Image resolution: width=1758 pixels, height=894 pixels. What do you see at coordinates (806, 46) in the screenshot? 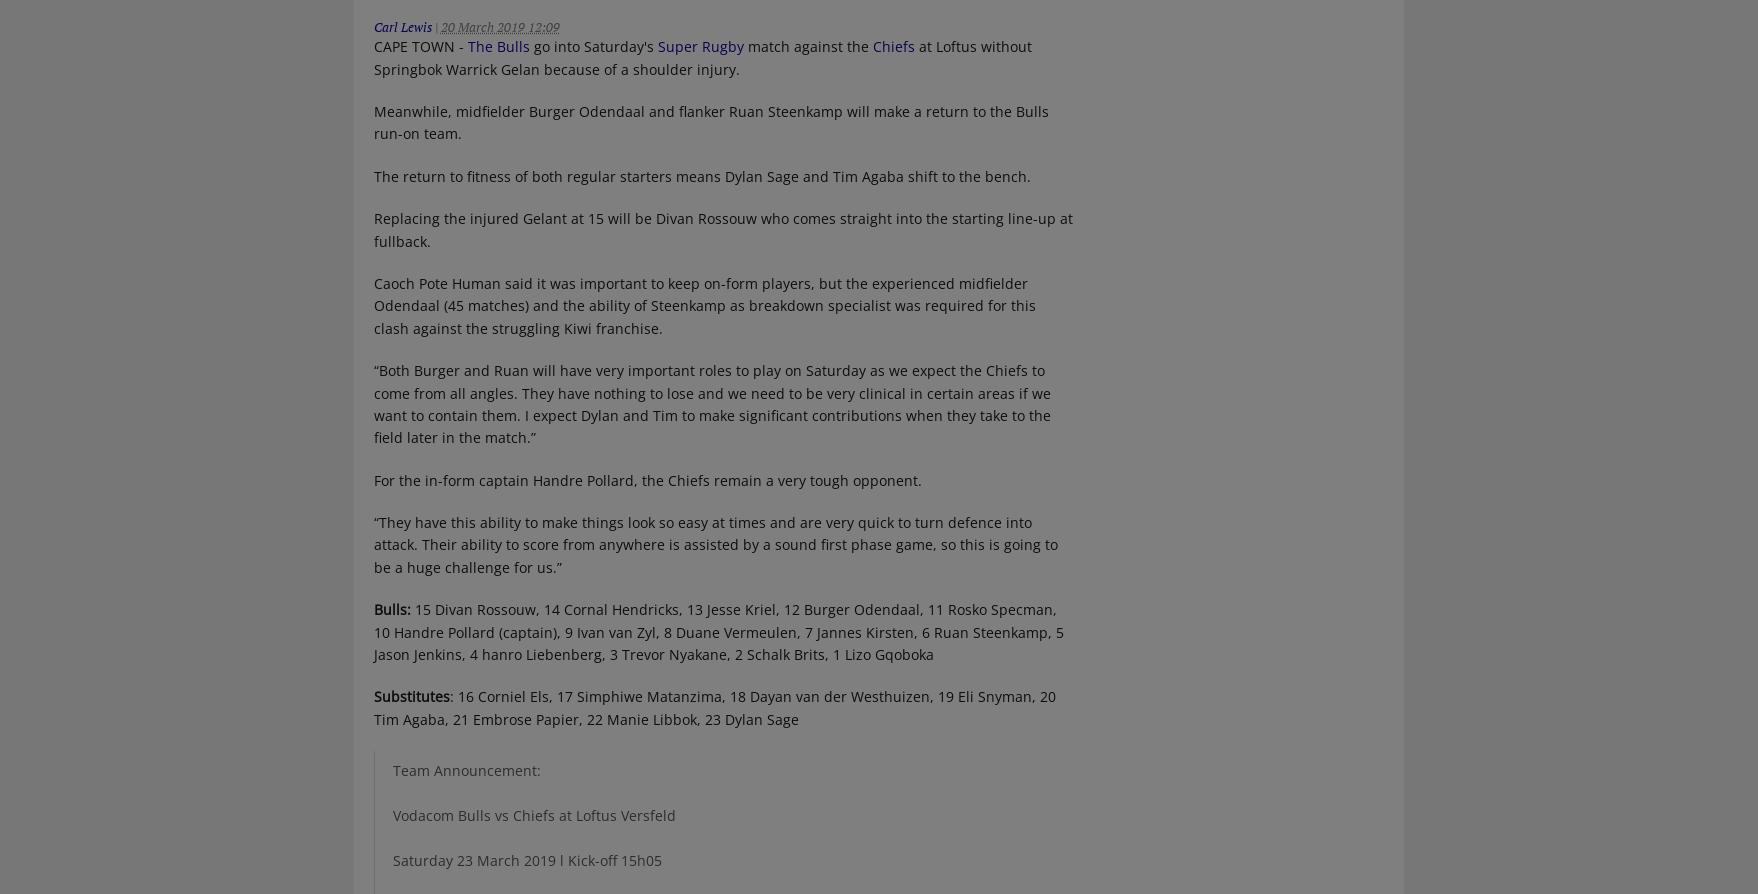
I see `'match against the'` at bounding box center [806, 46].